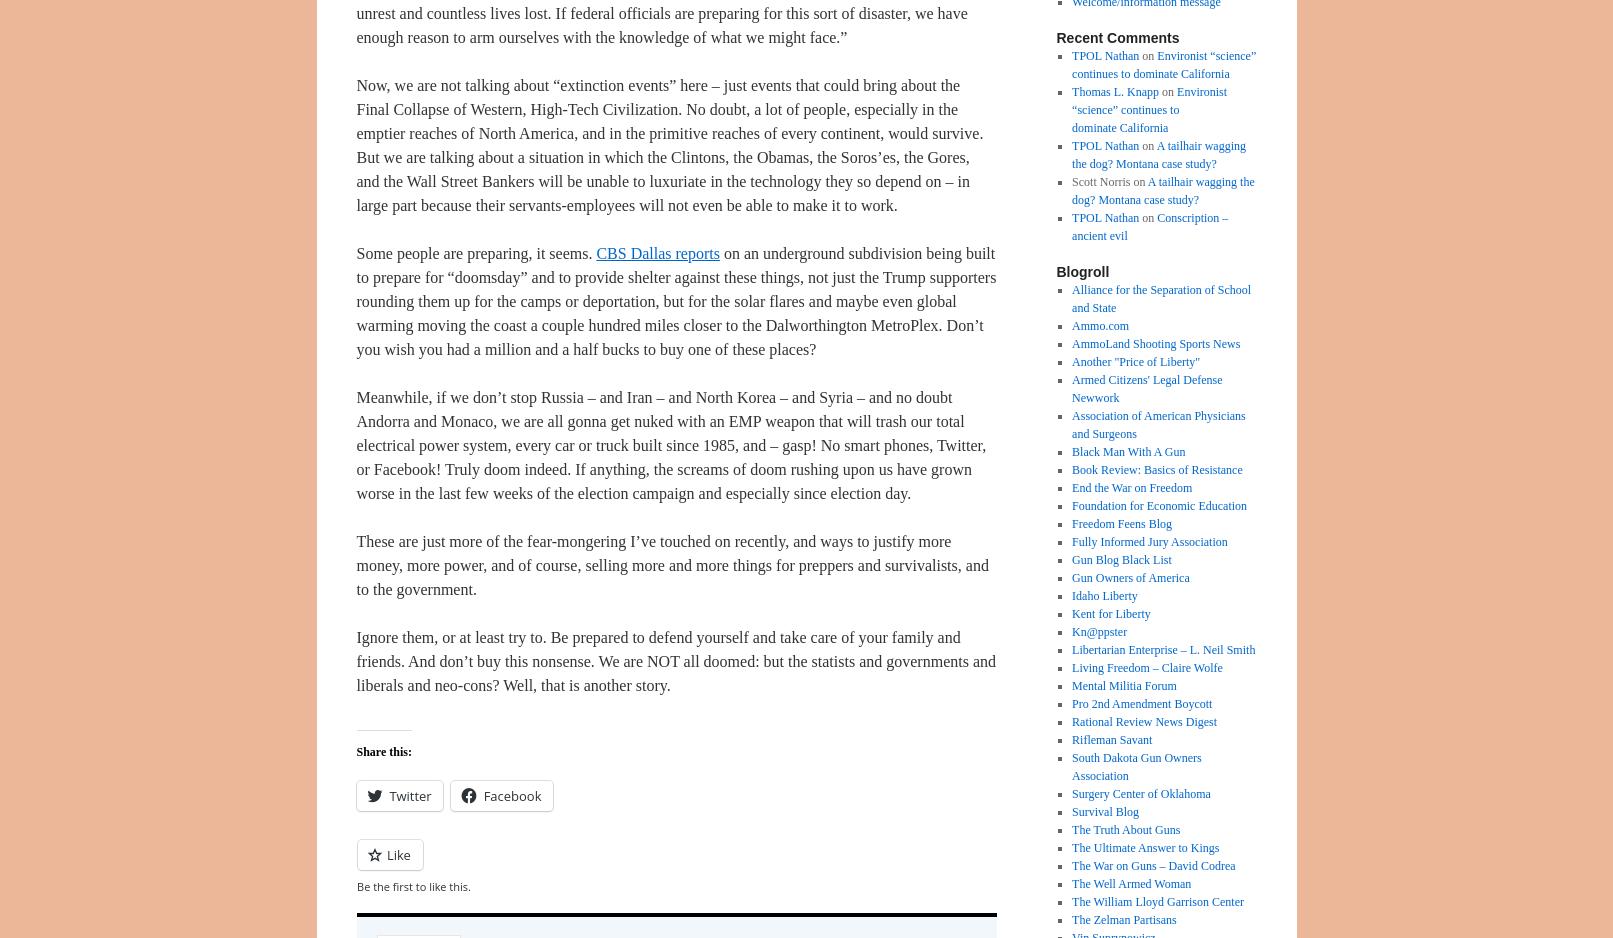 The image size is (1613, 938). I want to click on 'Gun Owners of America', so click(1129, 576).